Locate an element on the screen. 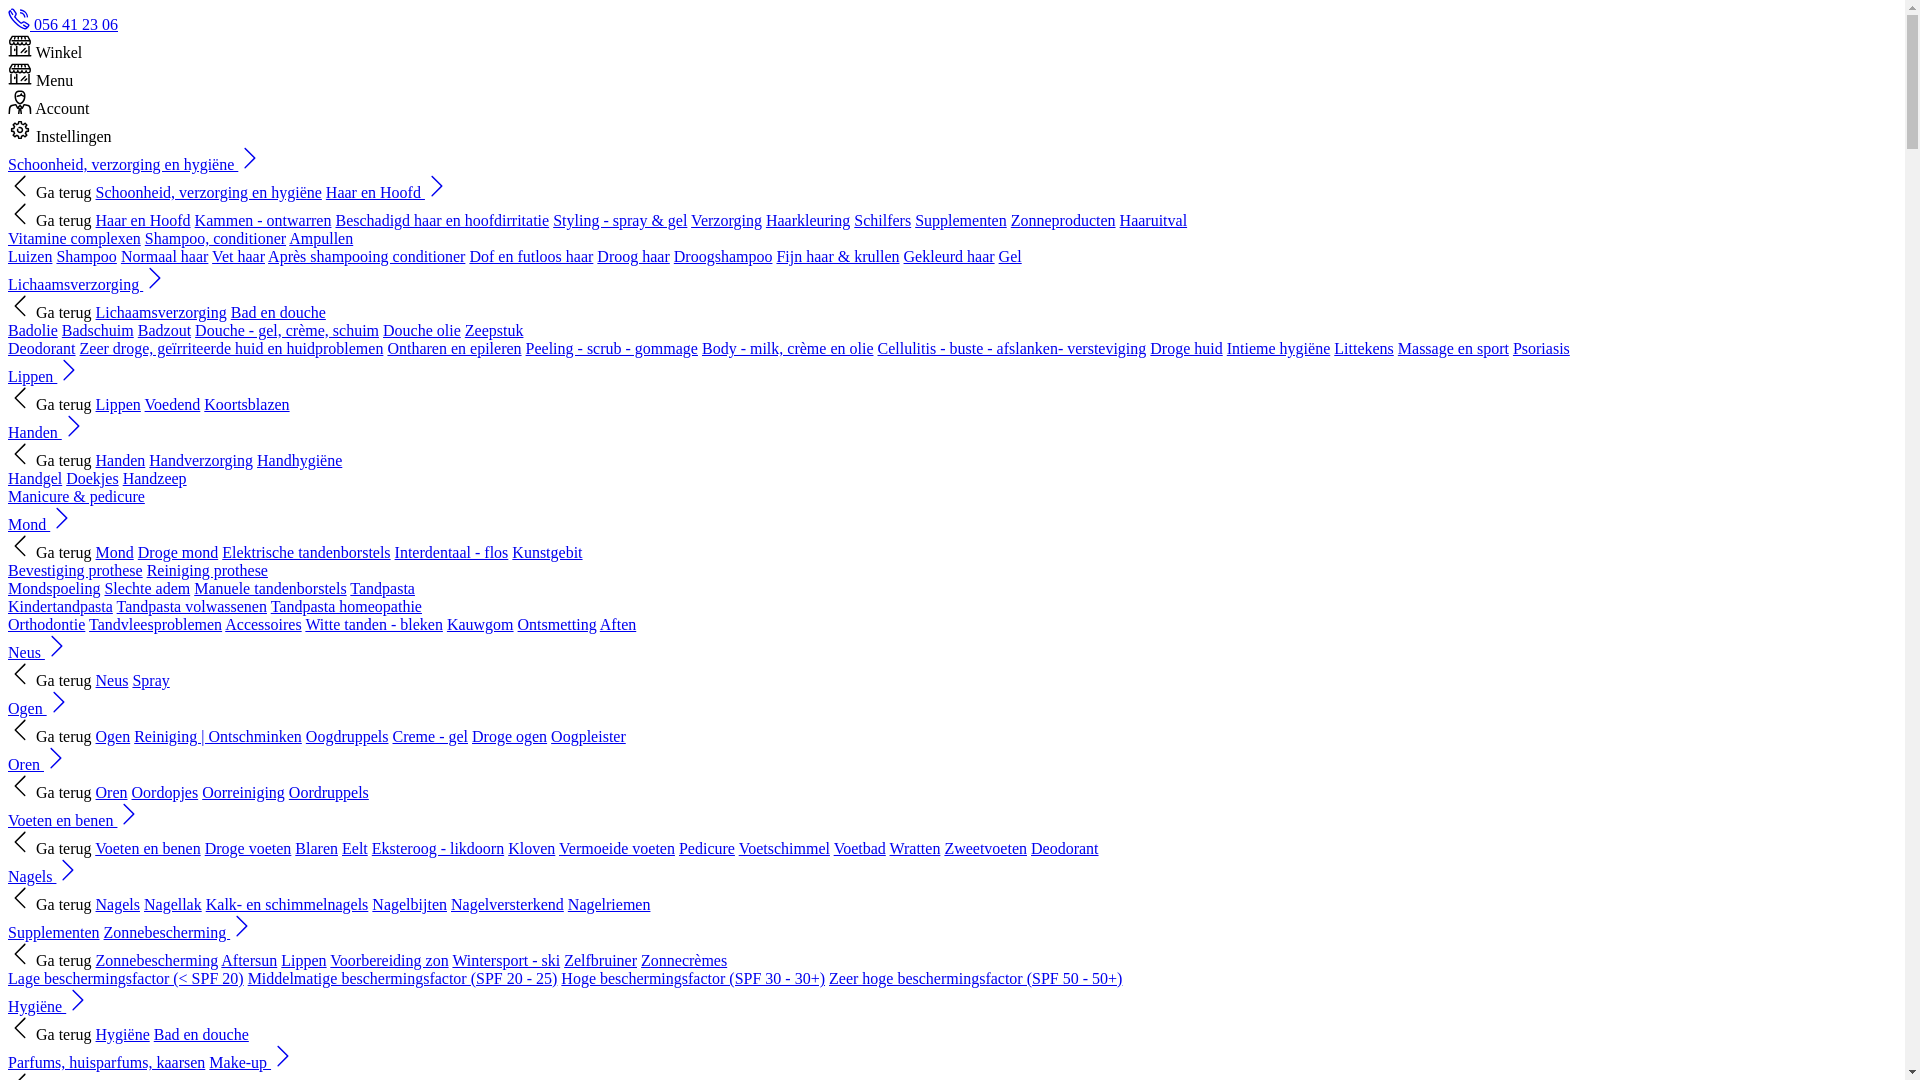  'Ontsmetting' is located at coordinates (557, 623).